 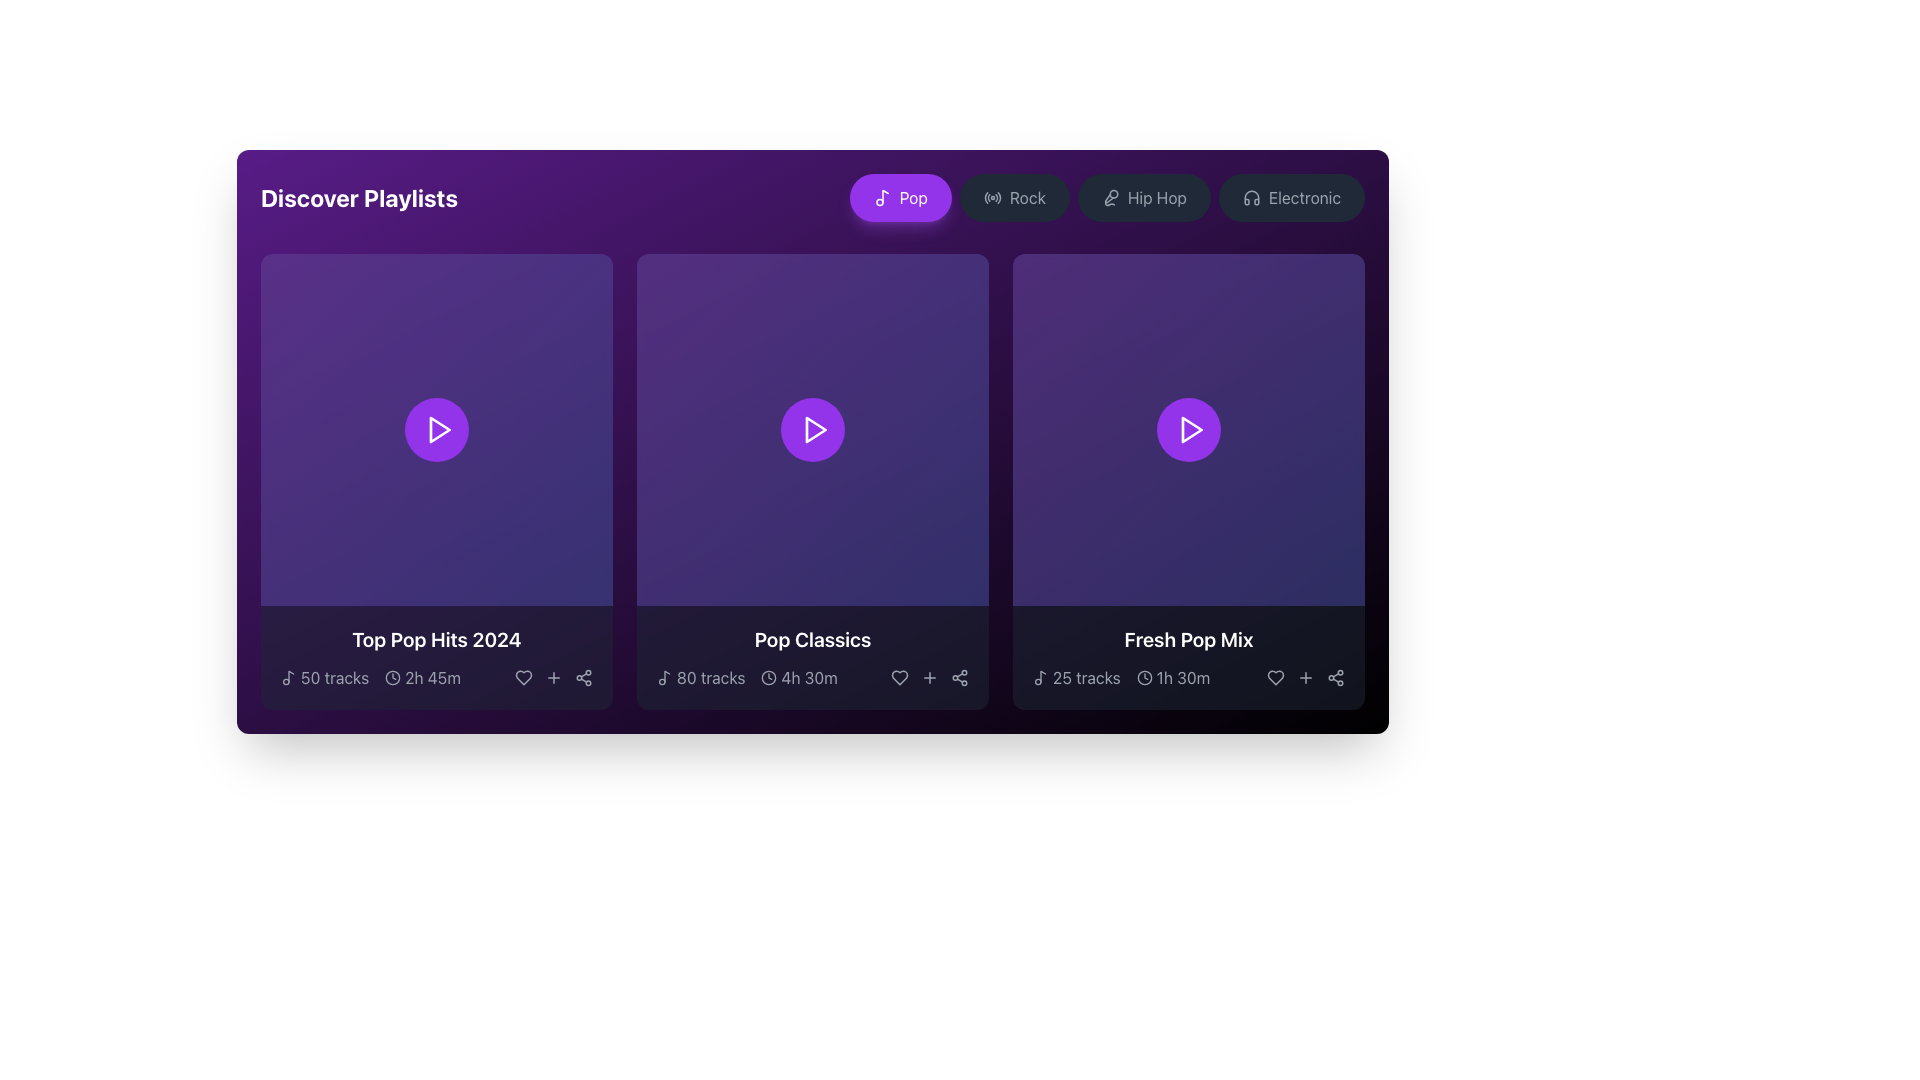 What do you see at coordinates (812, 640) in the screenshot?
I see `the playlist title text label located slightly above the bottom edge of the middle card in a three-card layout, which serves to identify the content of the card and may have interactive options` at bounding box center [812, 640].